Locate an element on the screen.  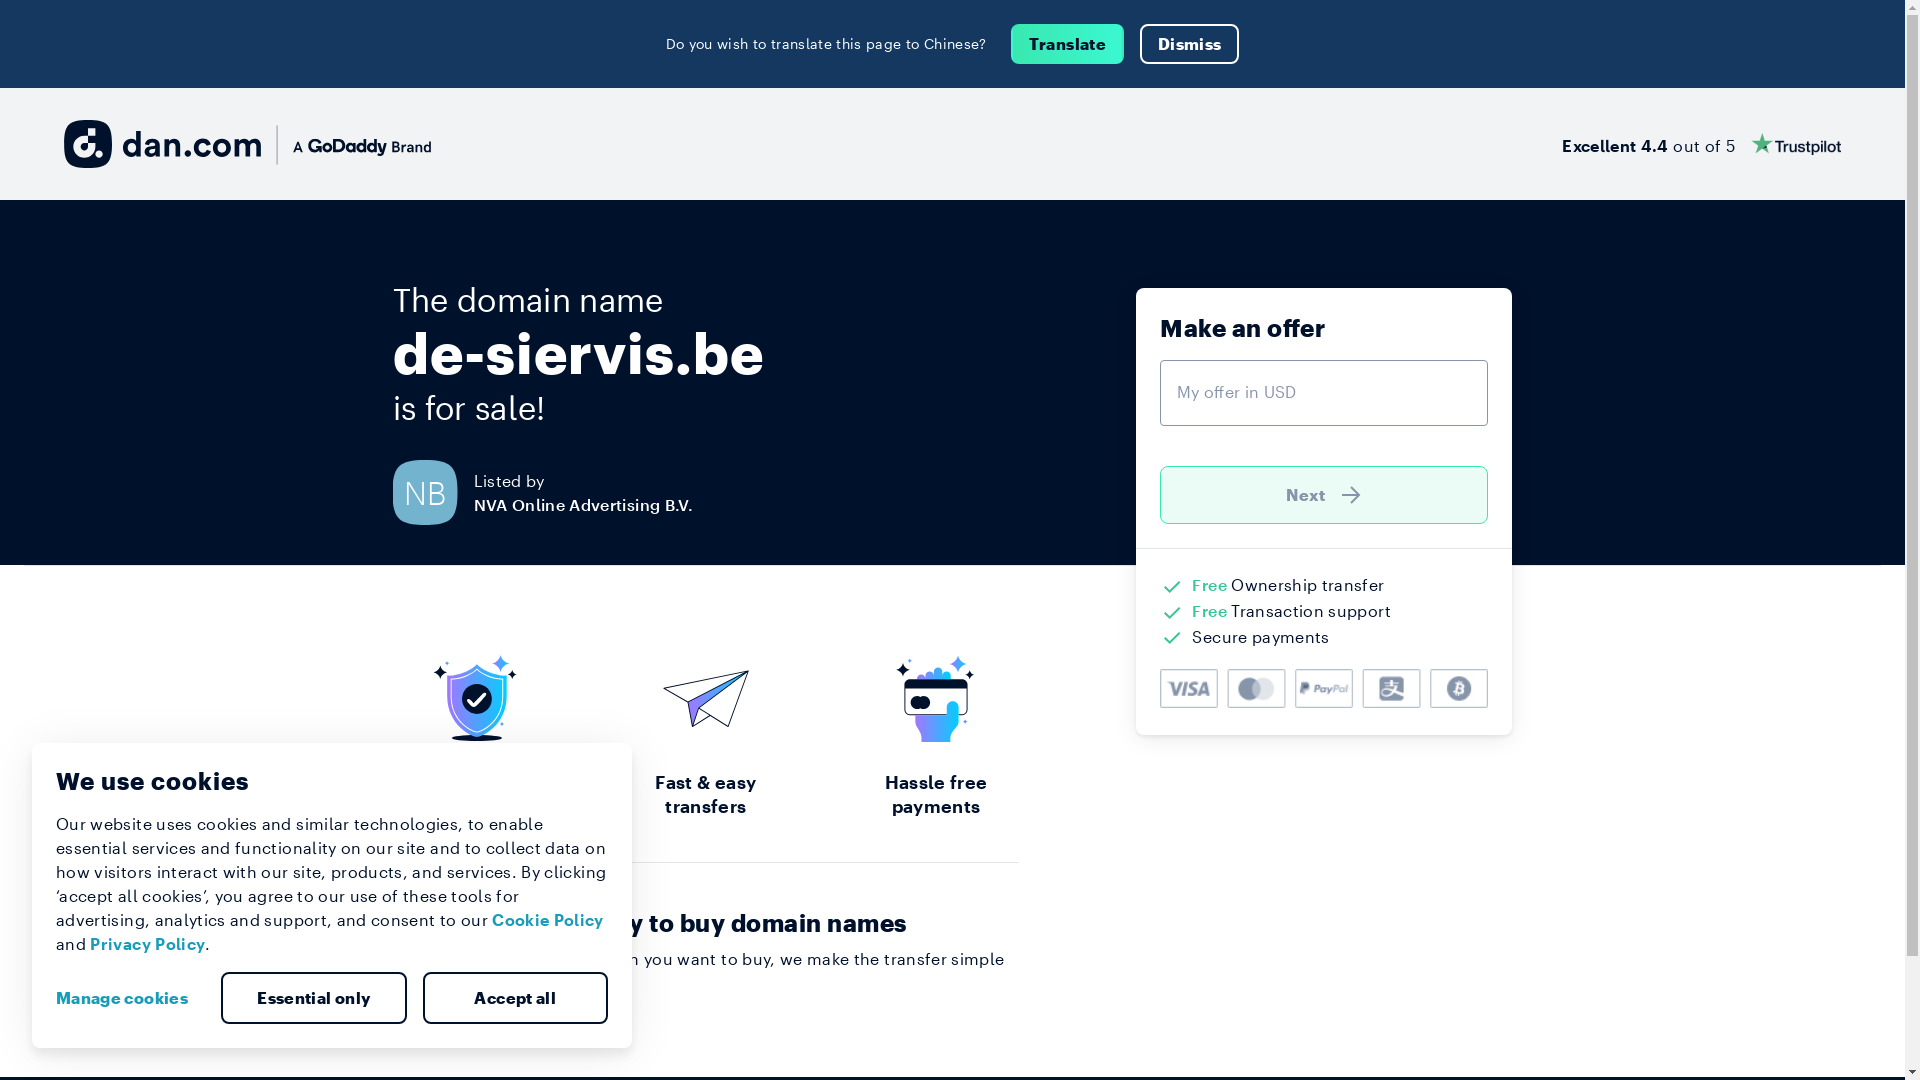
'Excellent 4.4 out of 5' is located at coordinates (1700, 142).